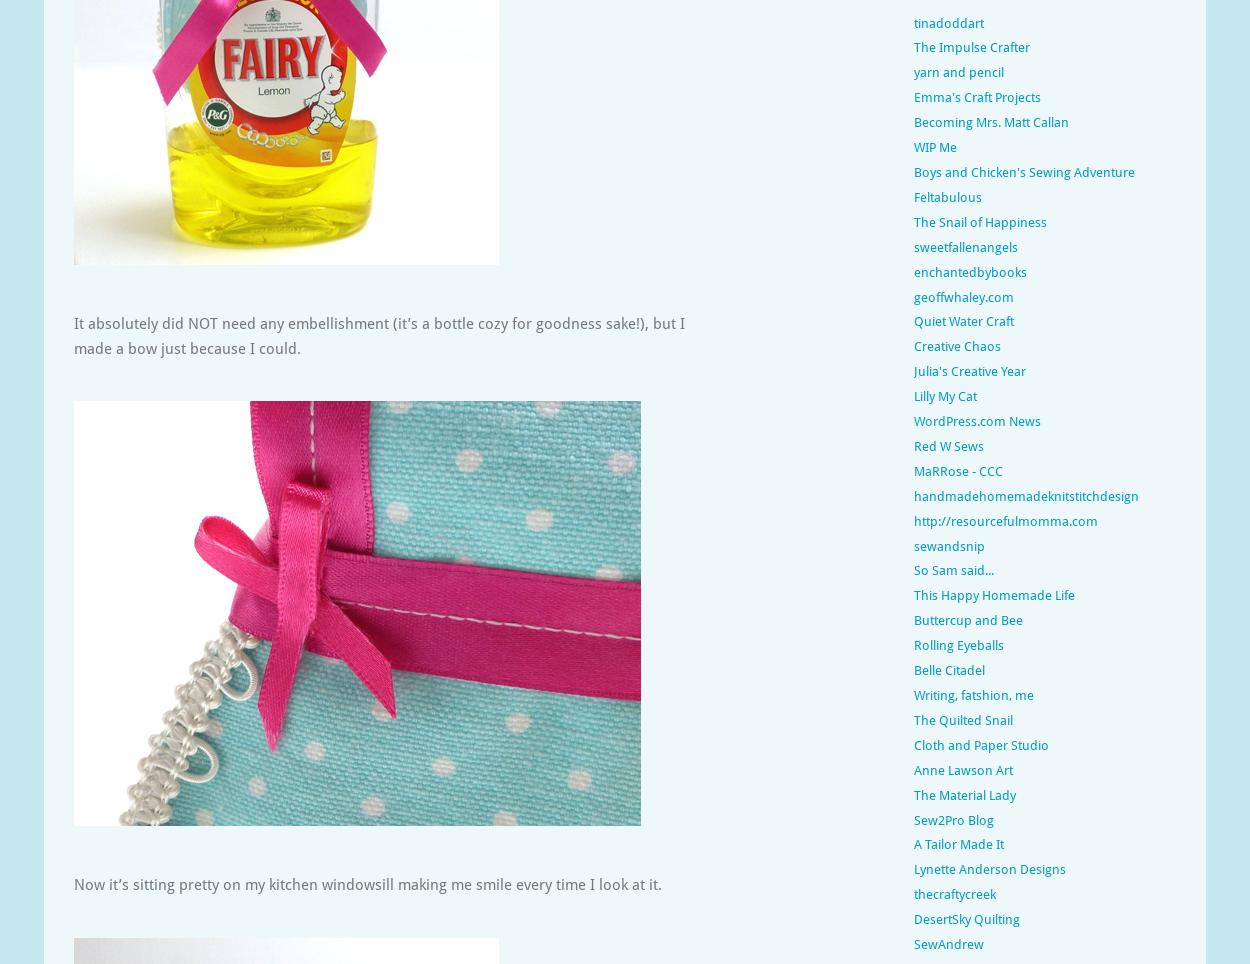 This screenshot has width=1250, height=964. Describe the element at coordinates (948, 944) in the screenshot. I see `'SewAndrew'` at that location.